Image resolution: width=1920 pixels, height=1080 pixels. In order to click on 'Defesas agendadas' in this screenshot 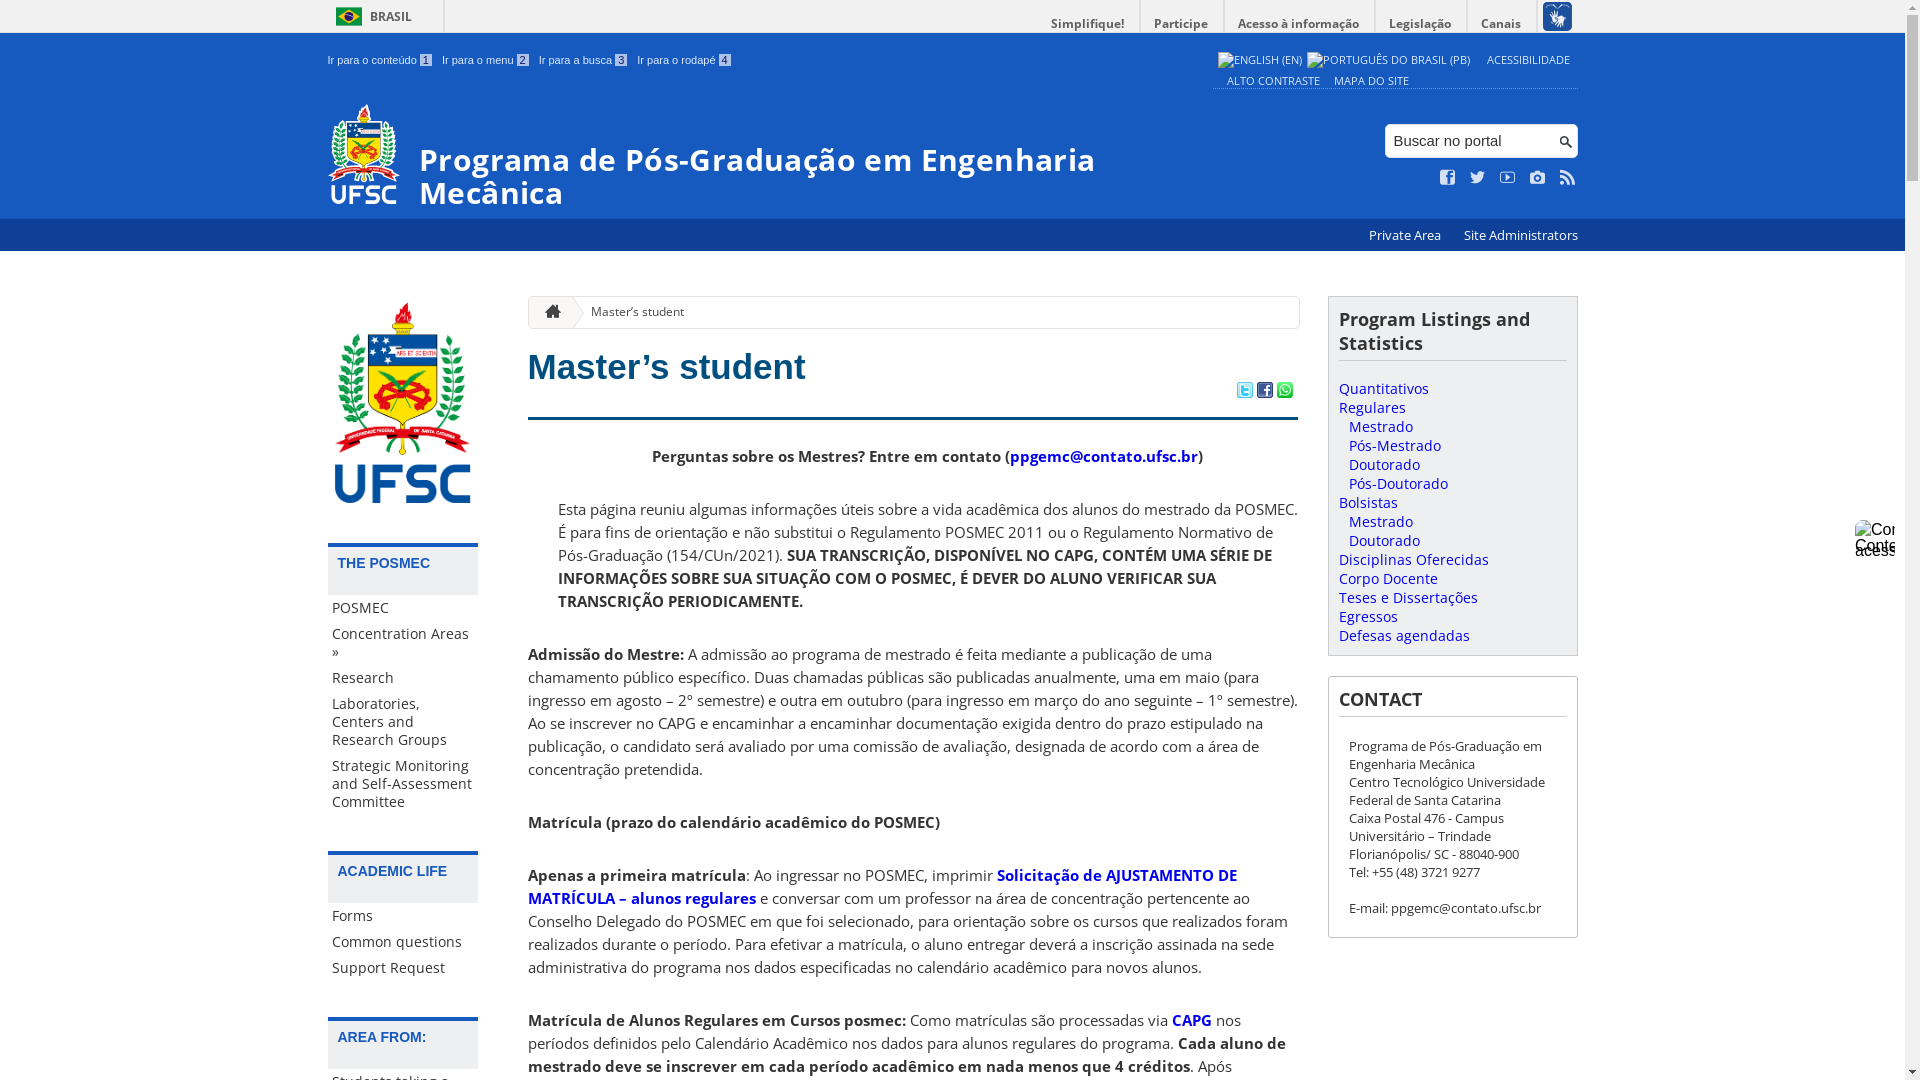, I will do `click(1402, 635)`.